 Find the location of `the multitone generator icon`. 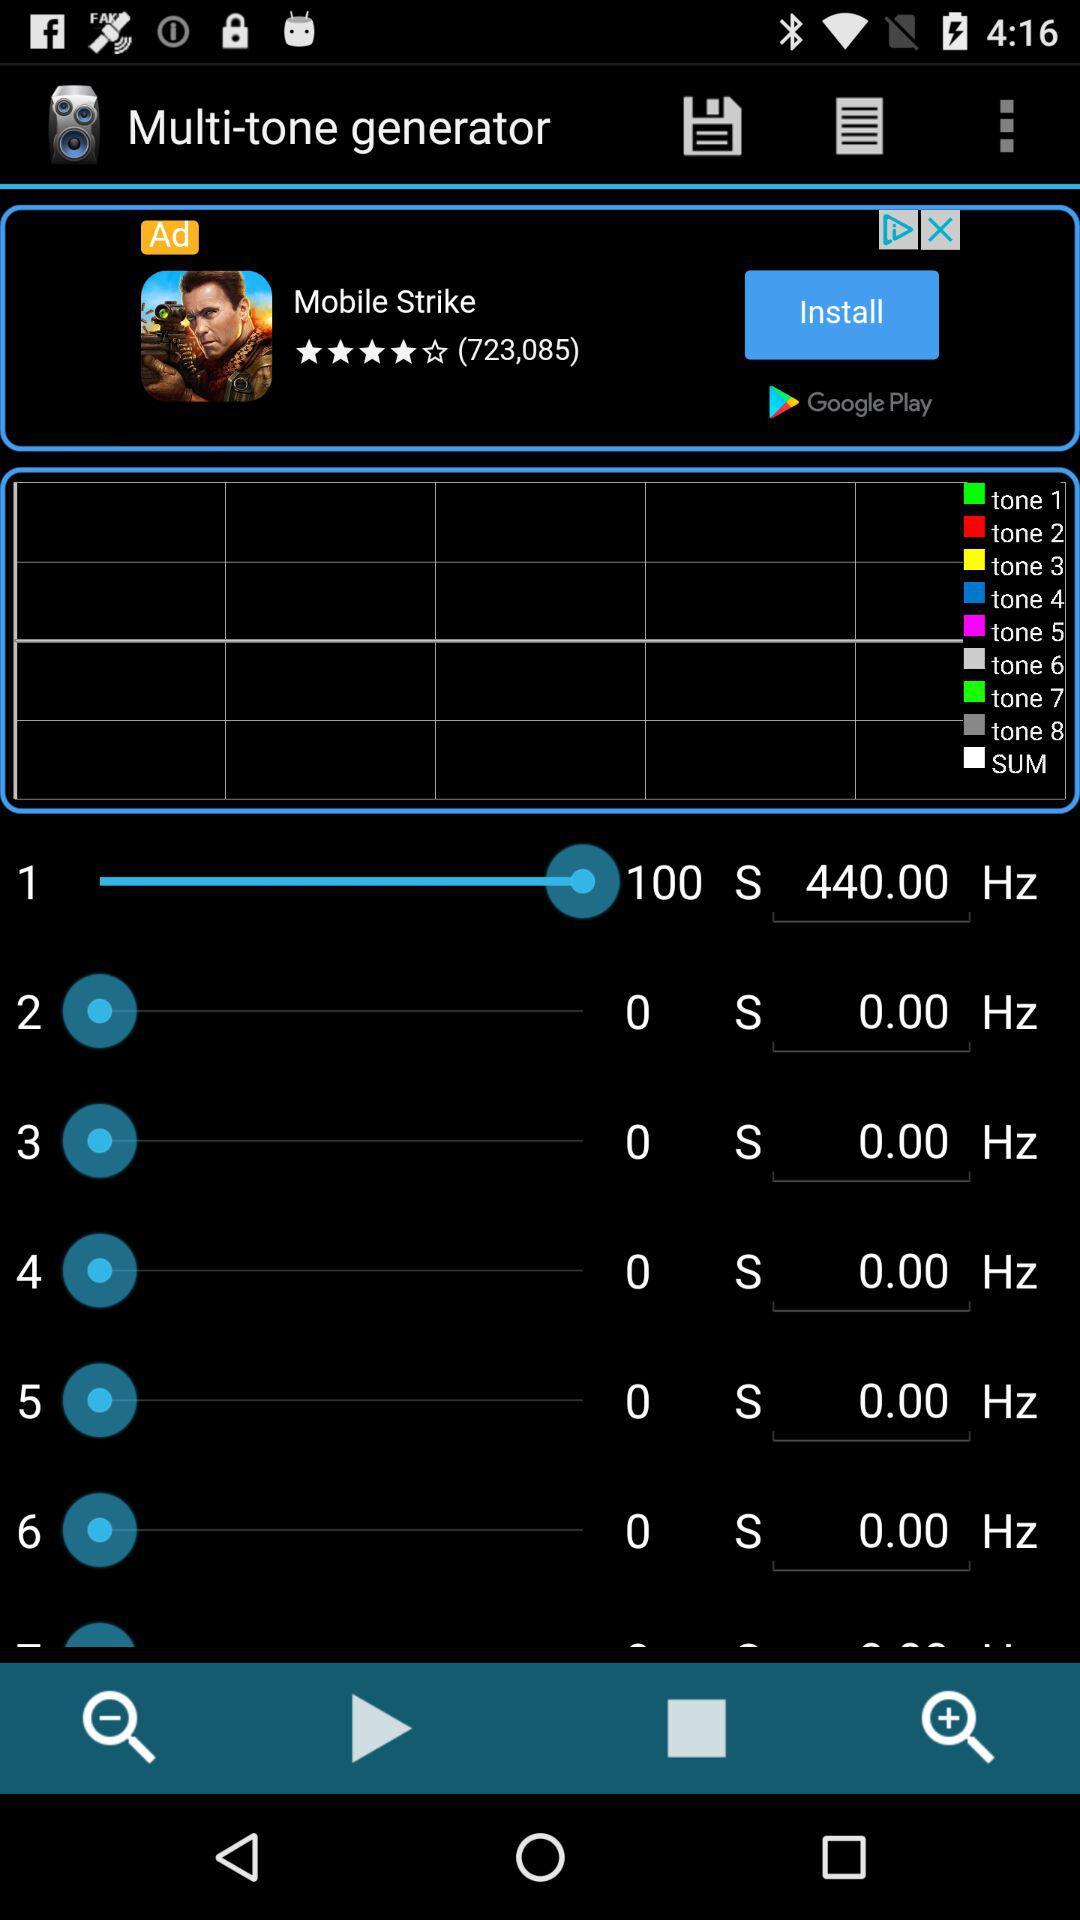

the multitone generator icon is located at coordinates (72, 124).